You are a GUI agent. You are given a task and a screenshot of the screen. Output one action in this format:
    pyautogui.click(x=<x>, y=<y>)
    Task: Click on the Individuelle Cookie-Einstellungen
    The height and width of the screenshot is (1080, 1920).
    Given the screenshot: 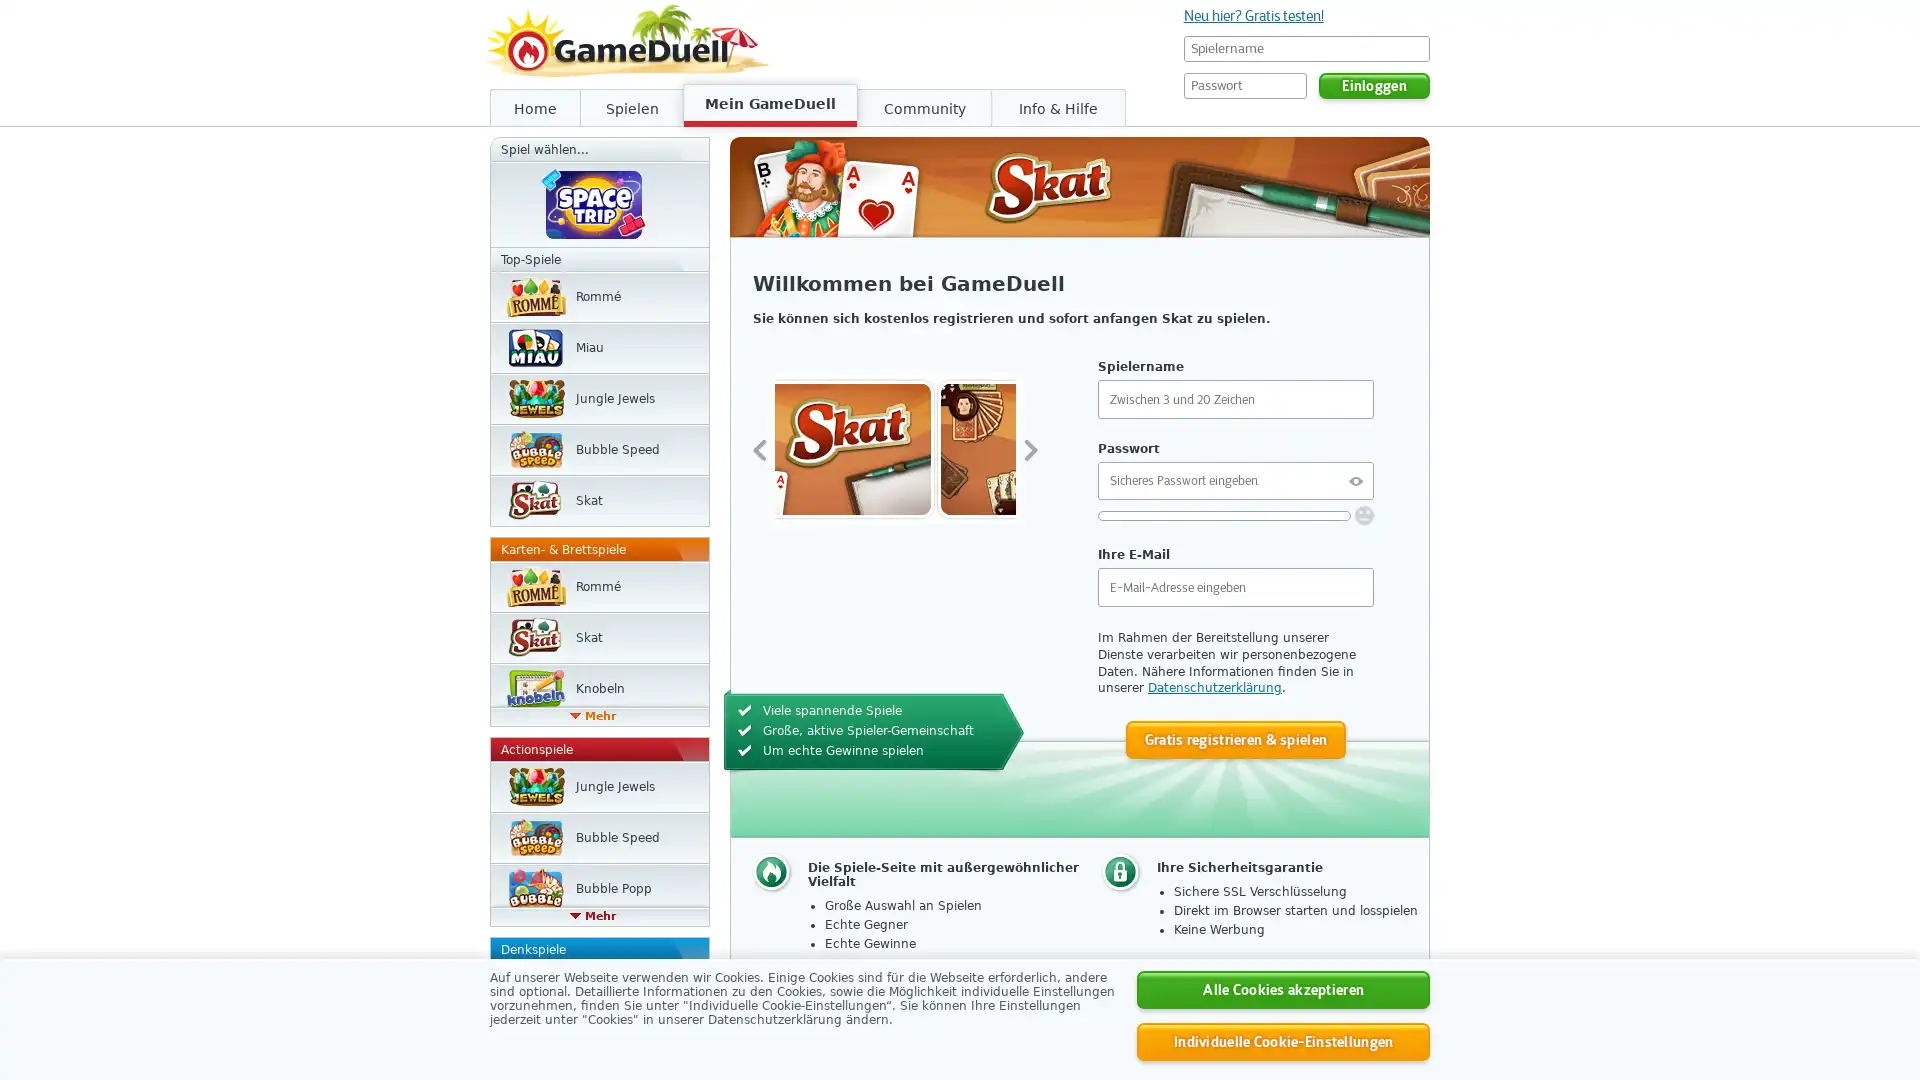 What is the action you would take?
    pyautogui.click(x=1283, y=1040)
    